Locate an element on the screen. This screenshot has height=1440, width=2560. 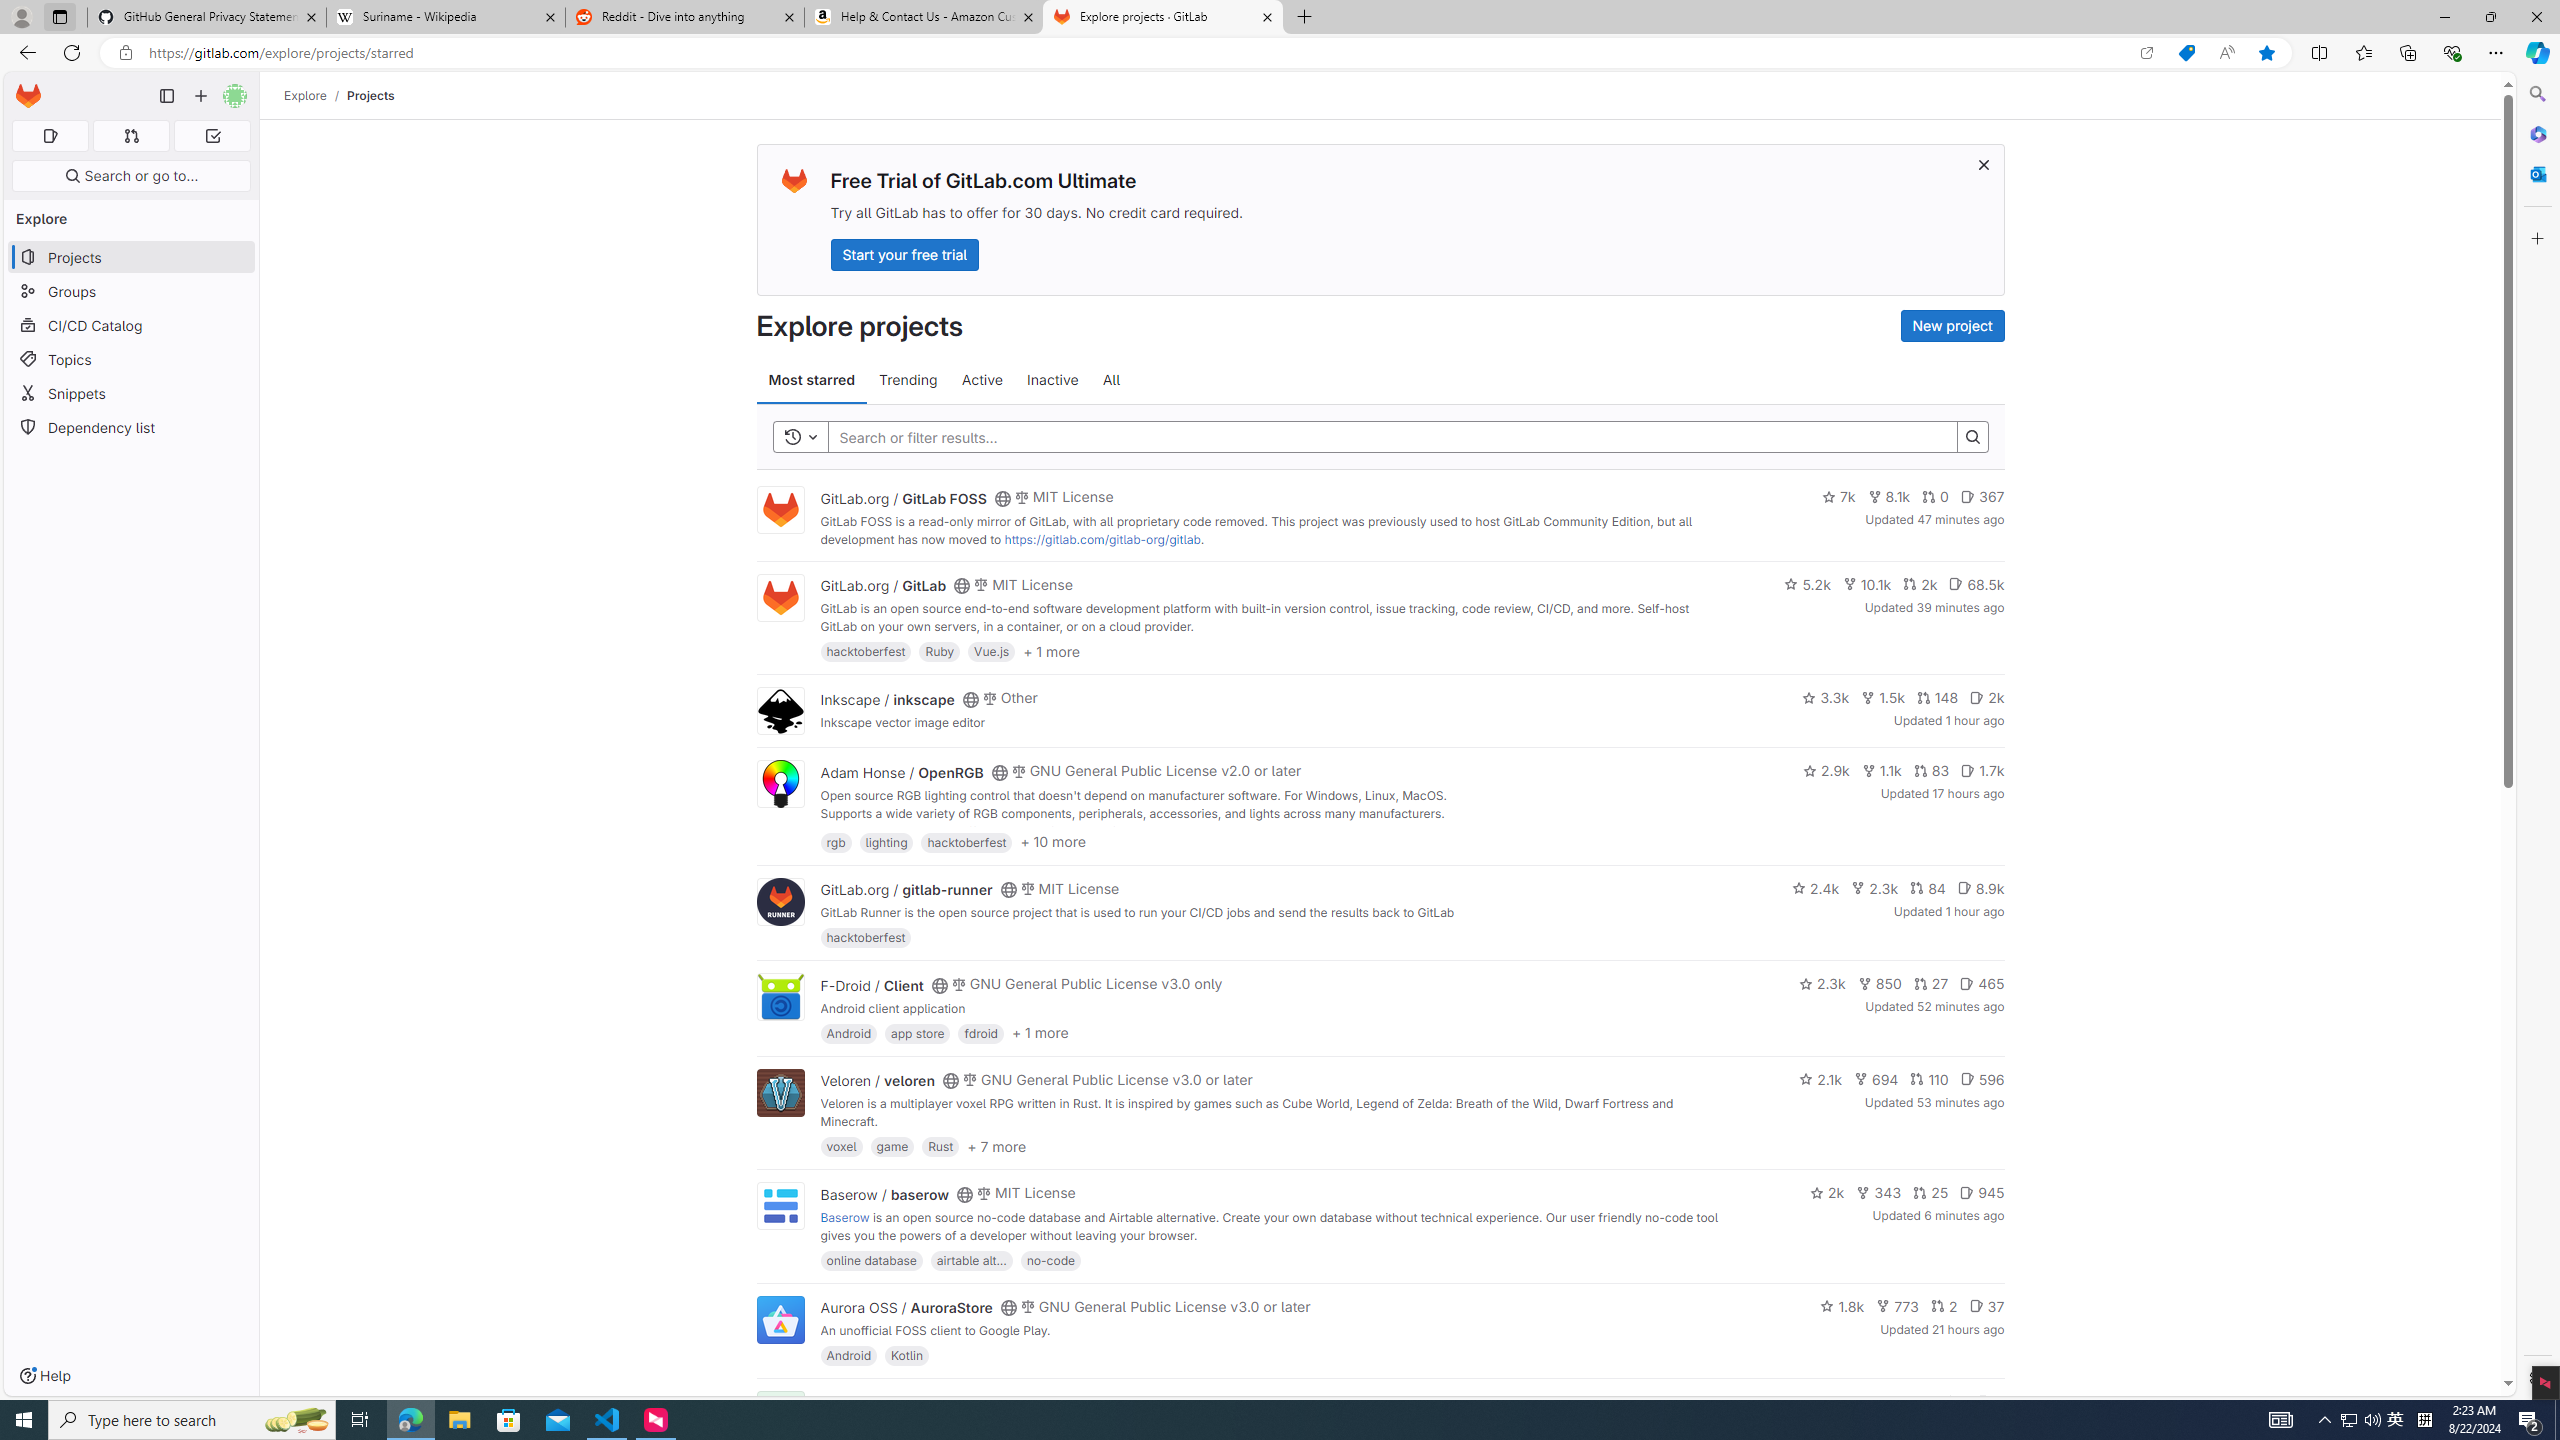
'Dependency list' is located at coordinates (130, 425).